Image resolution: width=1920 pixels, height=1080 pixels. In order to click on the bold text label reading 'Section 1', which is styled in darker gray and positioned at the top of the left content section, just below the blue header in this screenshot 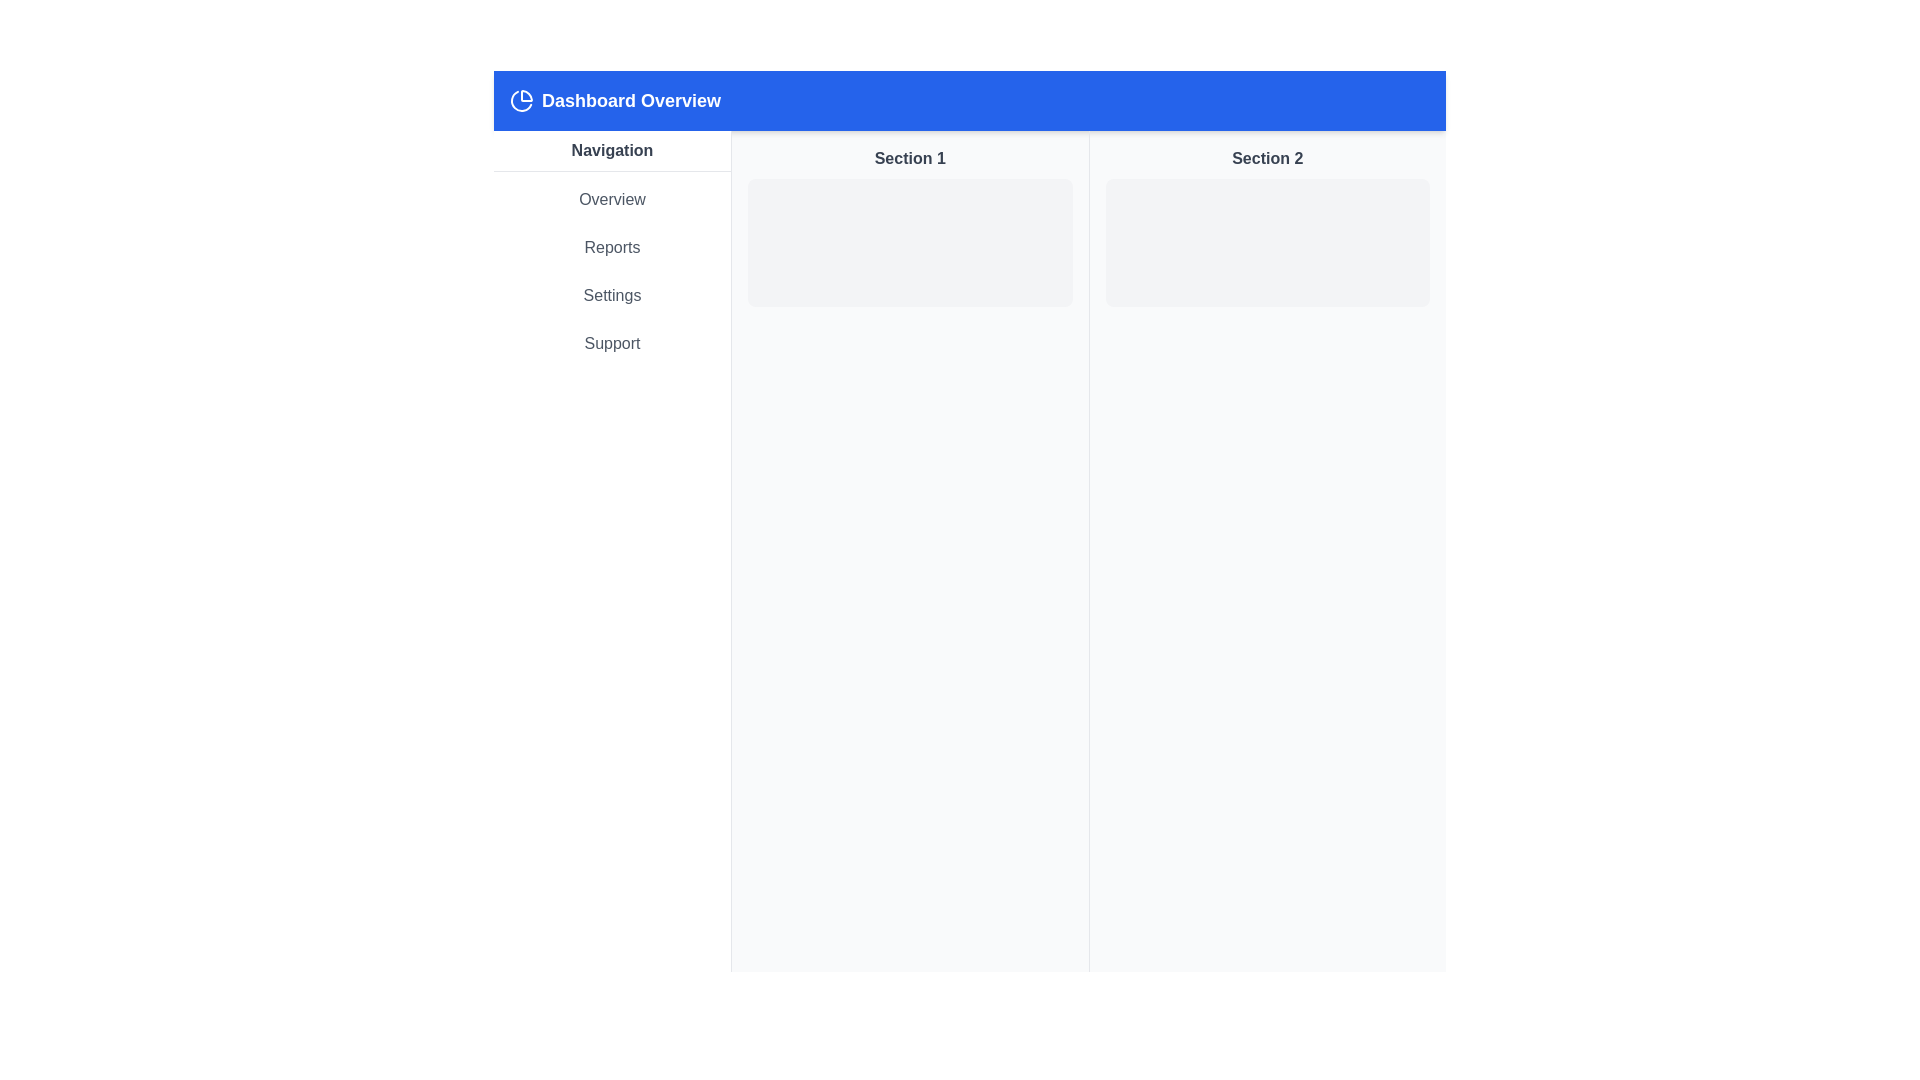, I will do `click(909, 157)`.